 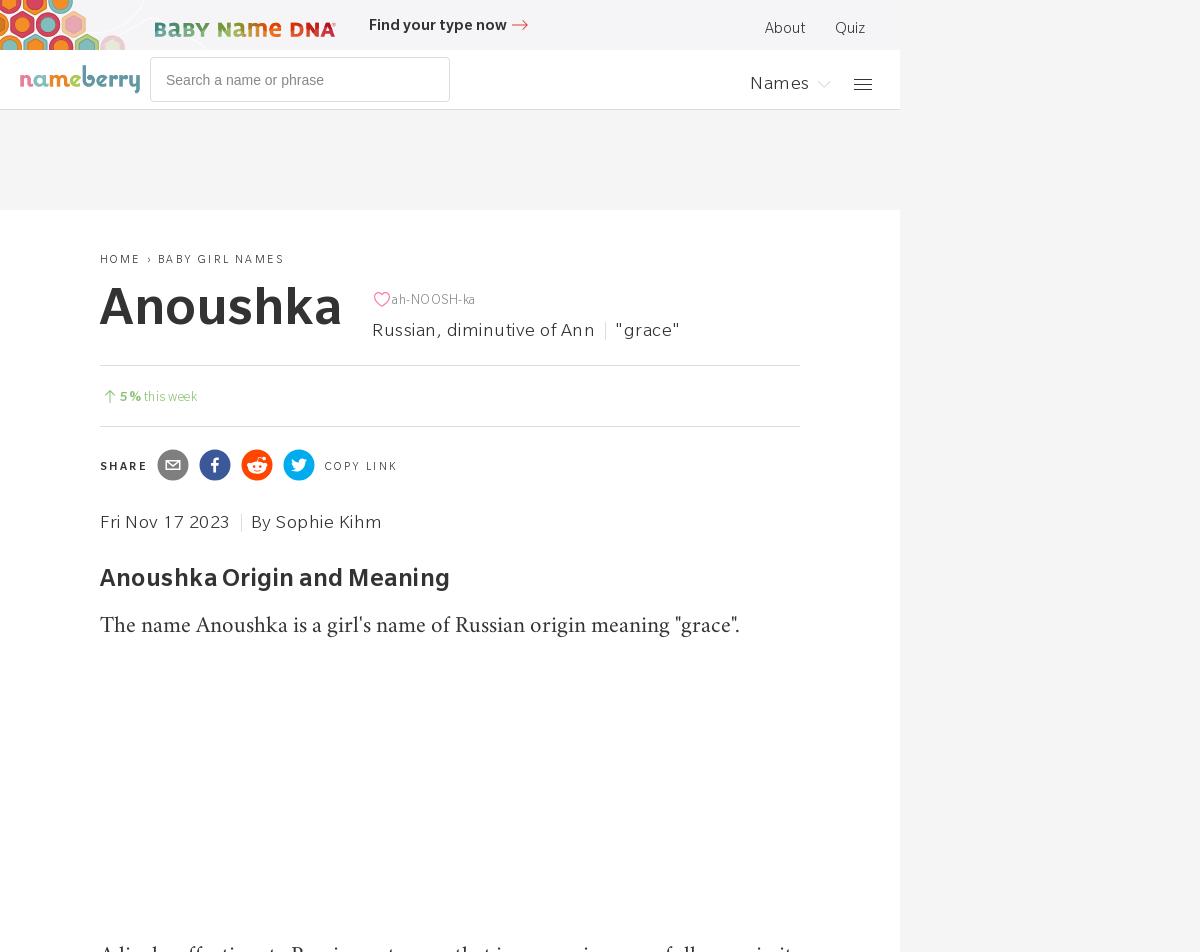 I want to click on 'By', so click(x=248, y=521).